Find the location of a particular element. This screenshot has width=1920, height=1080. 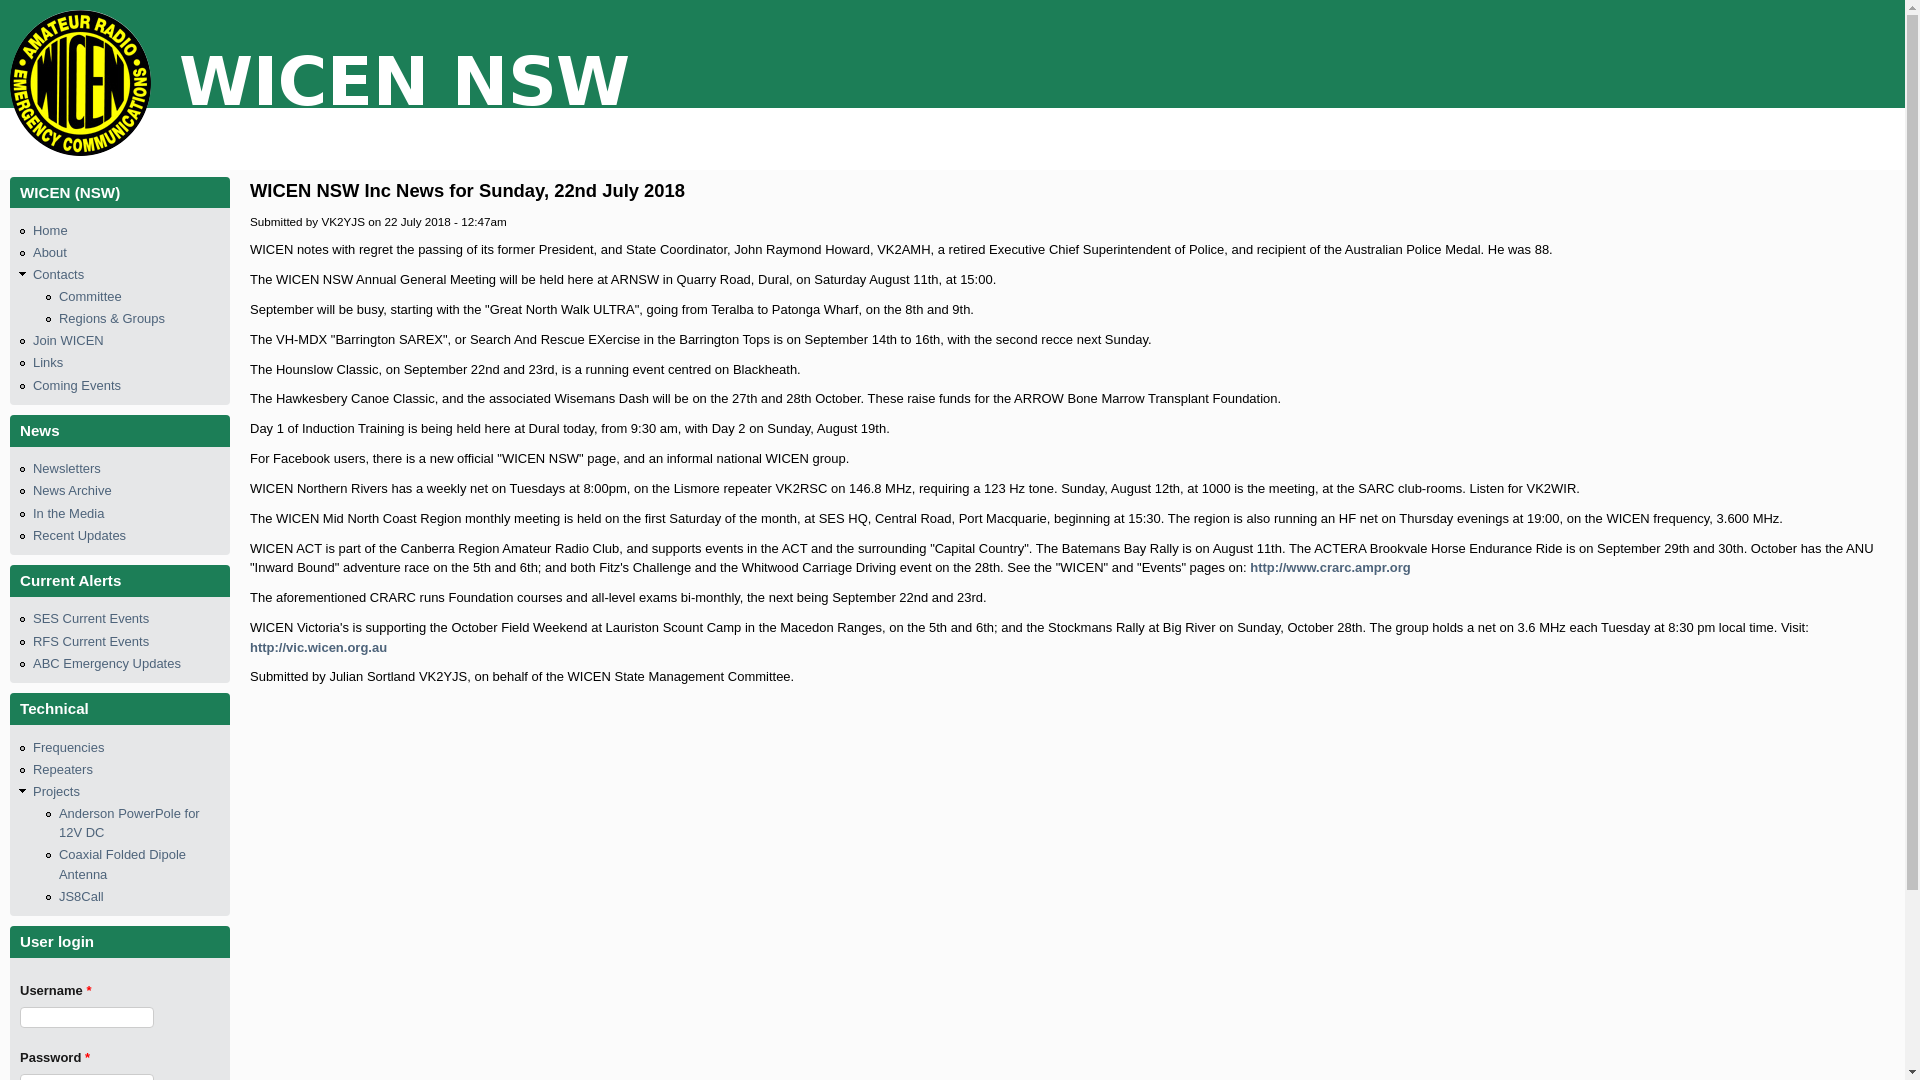

'ABC Emergency Updates' is located at coordinates (105, 663).